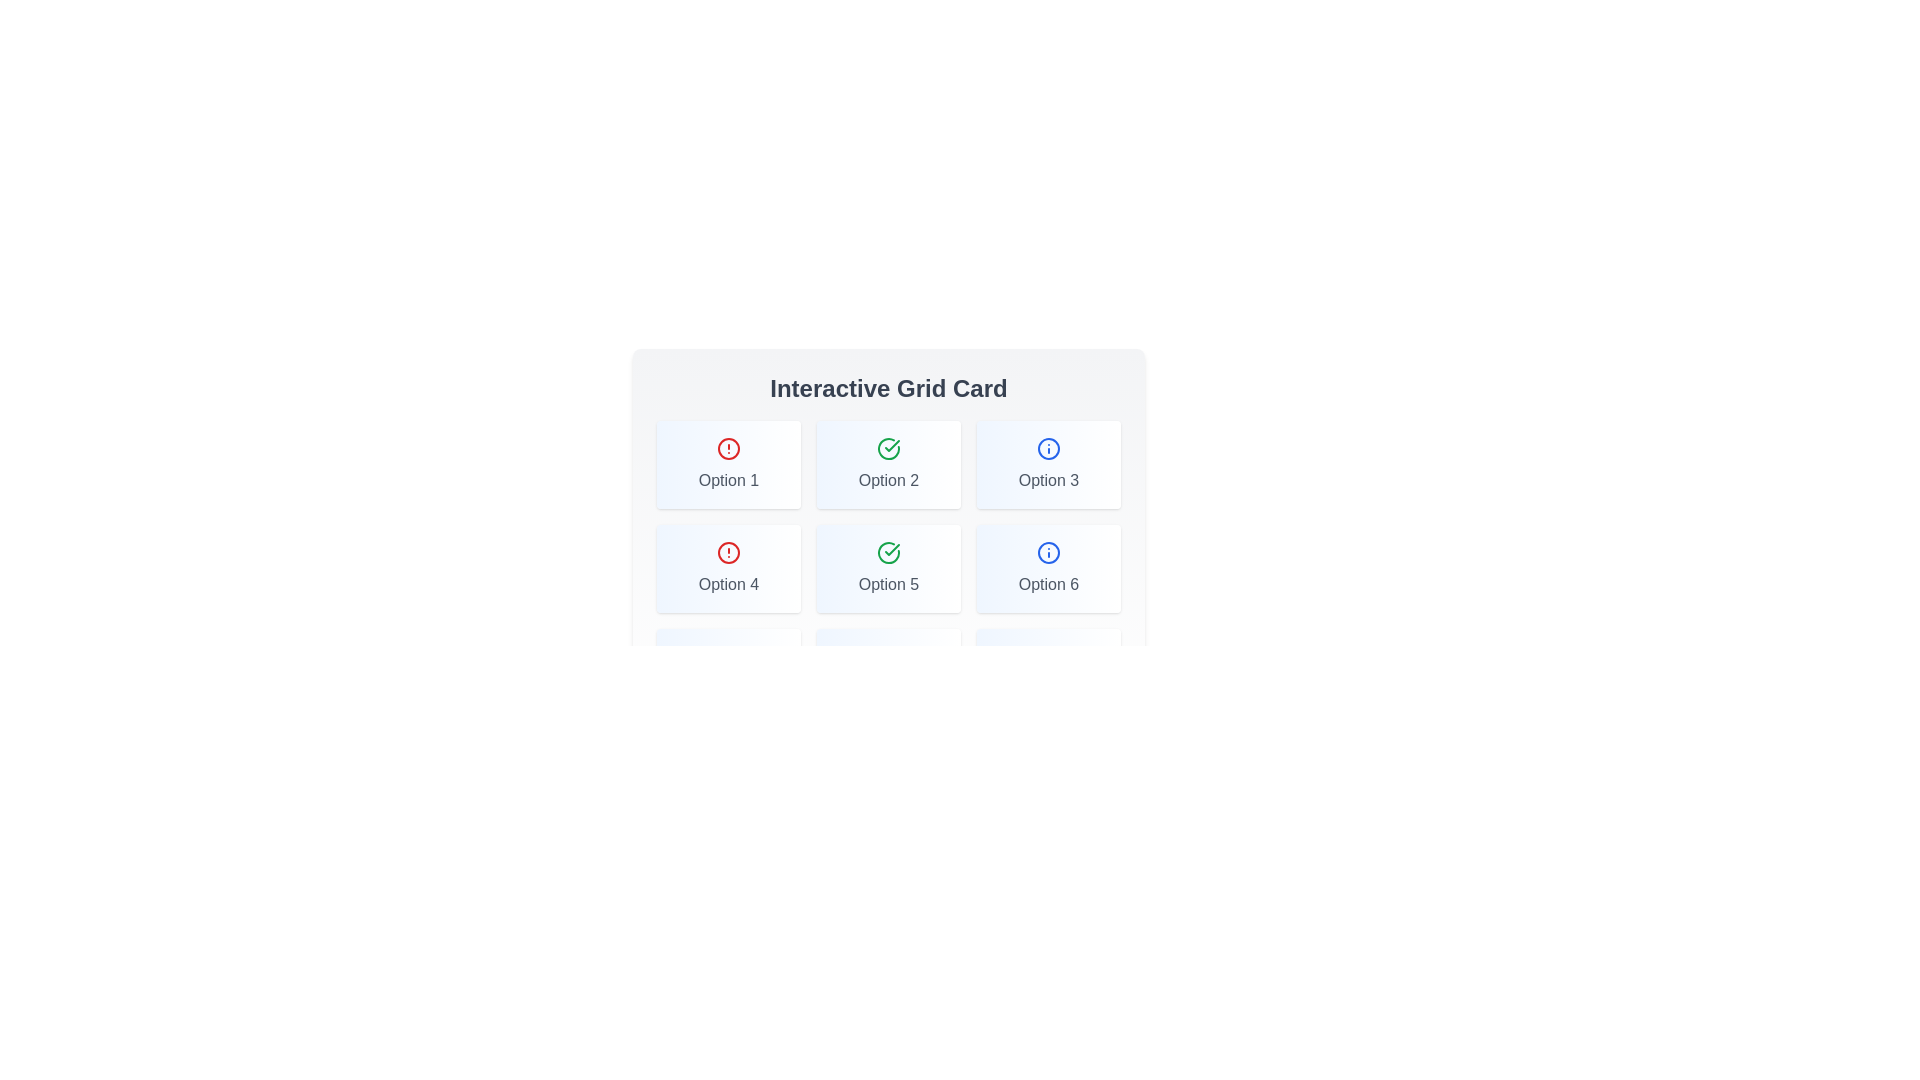  Describe the element at coordinates (728, 569) in the screenshot. I see `the Grid Card element featuring a gradient background and a warning icon at the top, labeled 'Option 4'` at that location.